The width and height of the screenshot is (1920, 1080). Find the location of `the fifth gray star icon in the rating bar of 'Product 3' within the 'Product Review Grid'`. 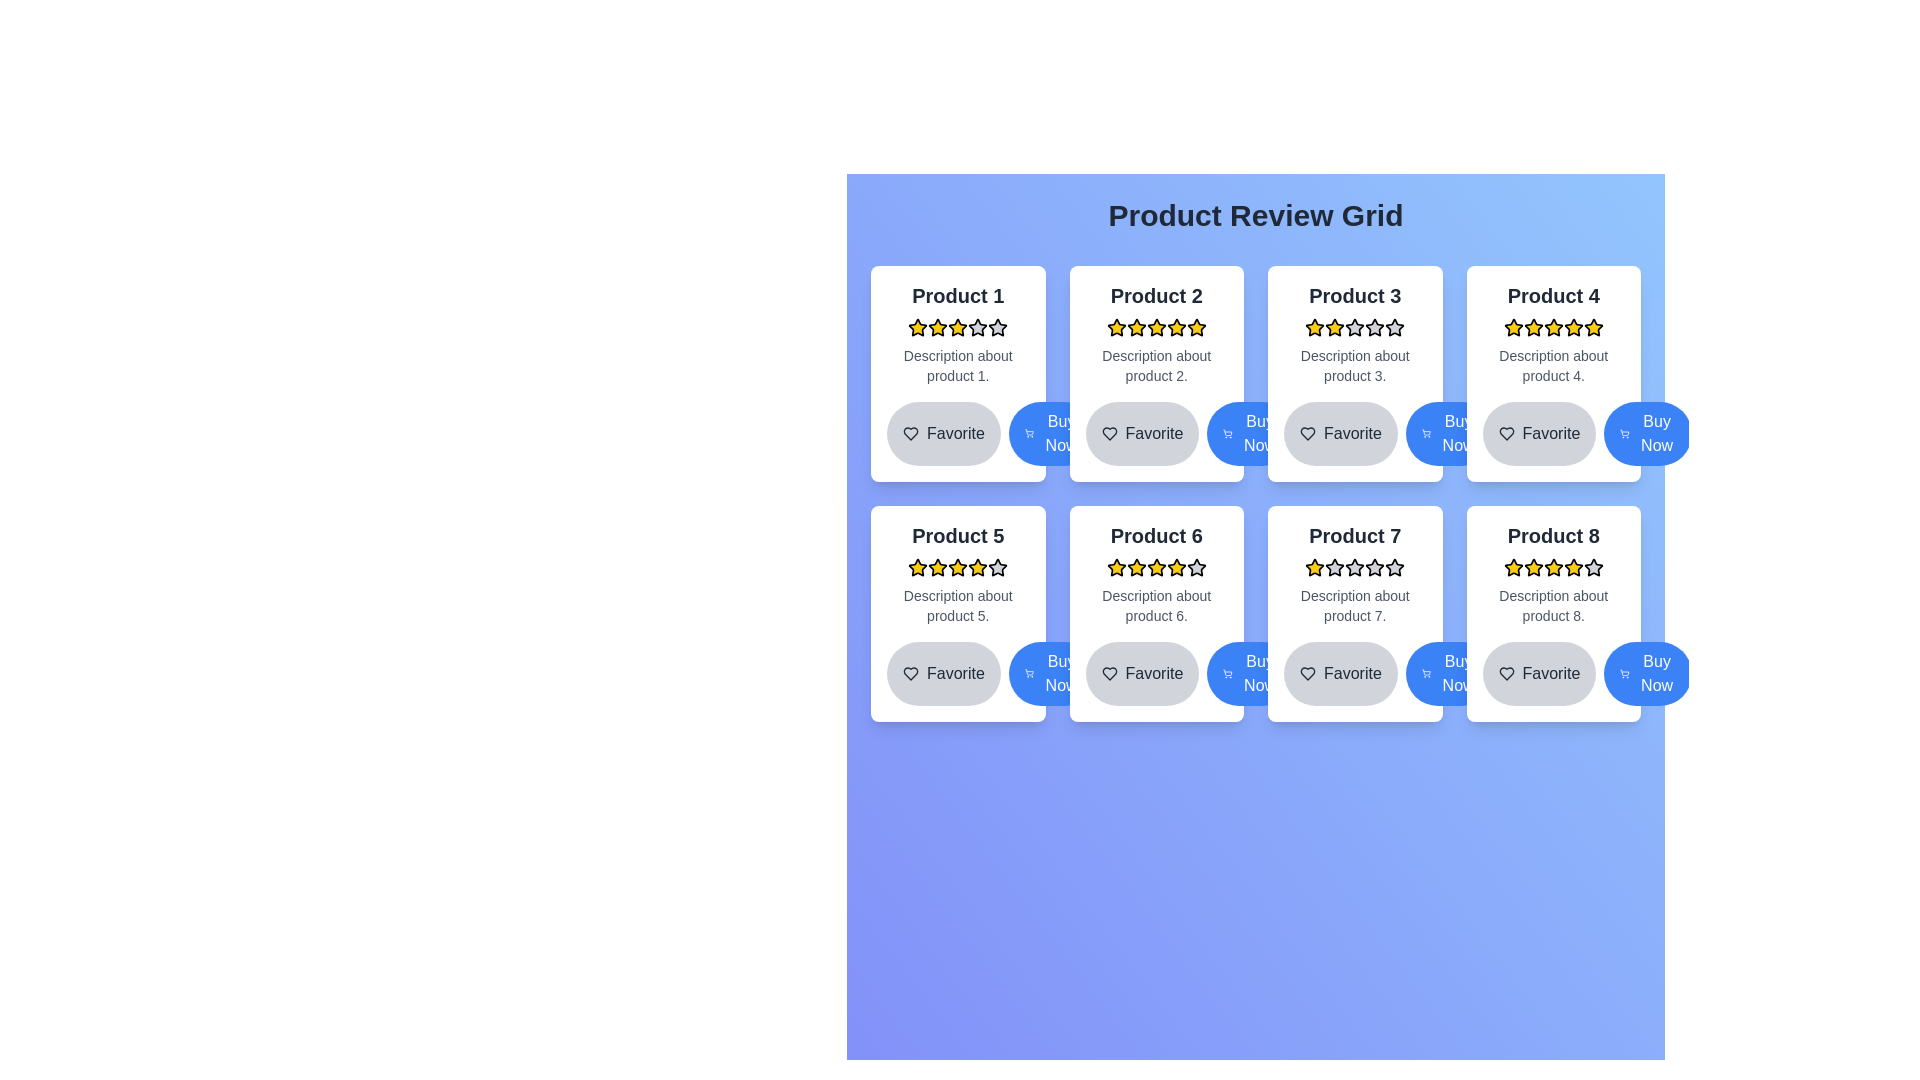

the fifth gray star icon in the rating bar of 'Product 3' within the 'Product Review Grid' is located at coordinates (1373, 326).